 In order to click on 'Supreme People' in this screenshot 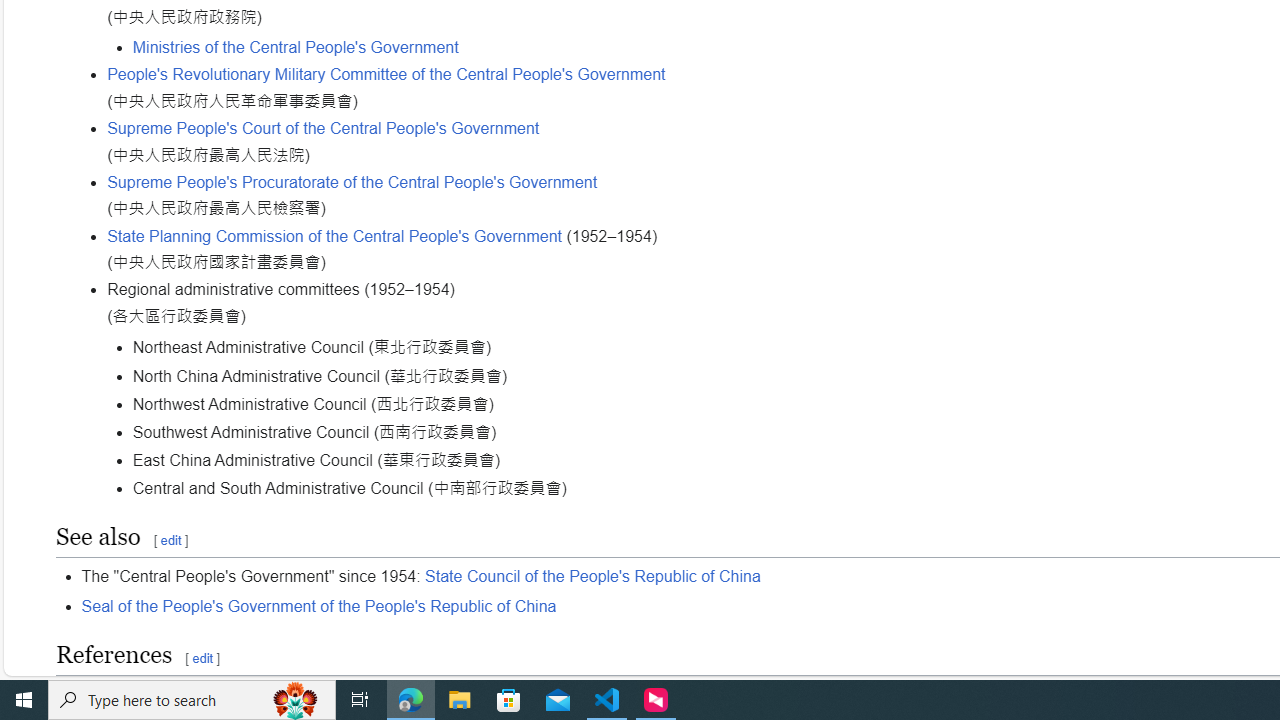, I will do `click(323, 129)`.